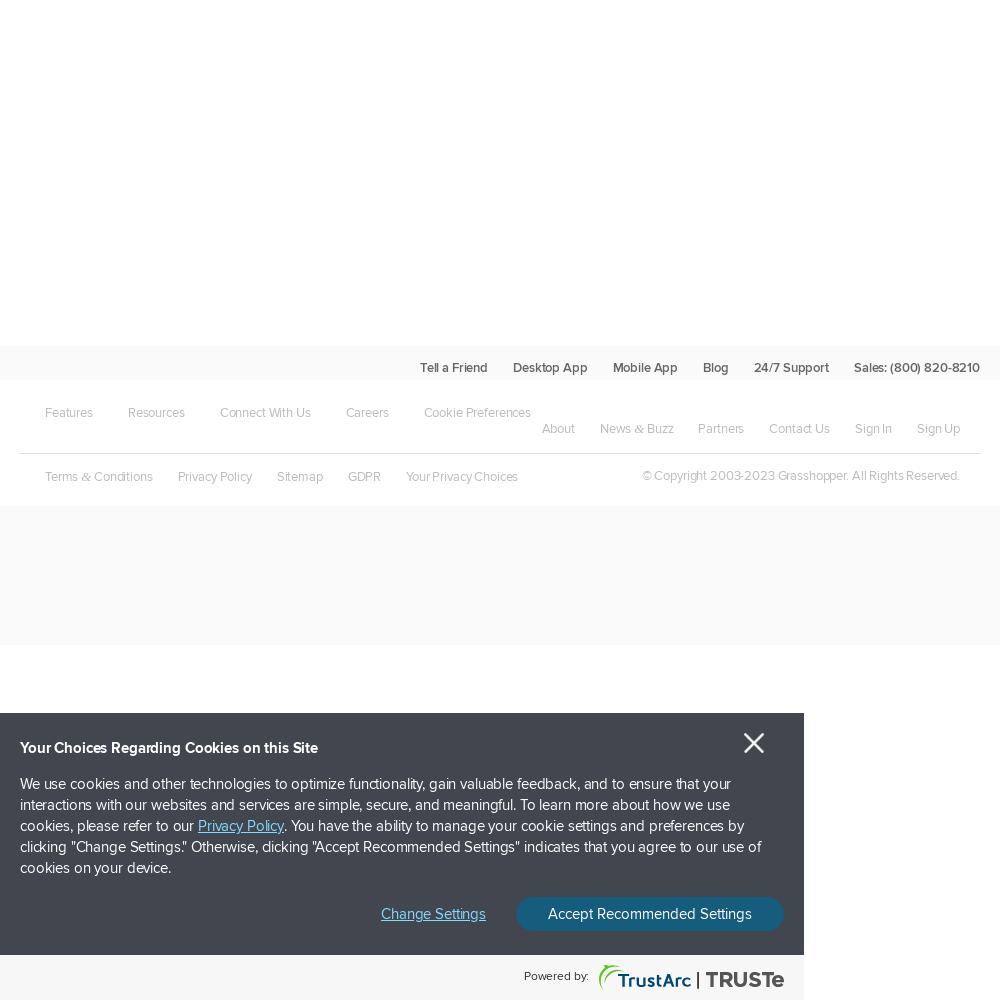  I want to click on 'Change Settings', so click(433, 914).